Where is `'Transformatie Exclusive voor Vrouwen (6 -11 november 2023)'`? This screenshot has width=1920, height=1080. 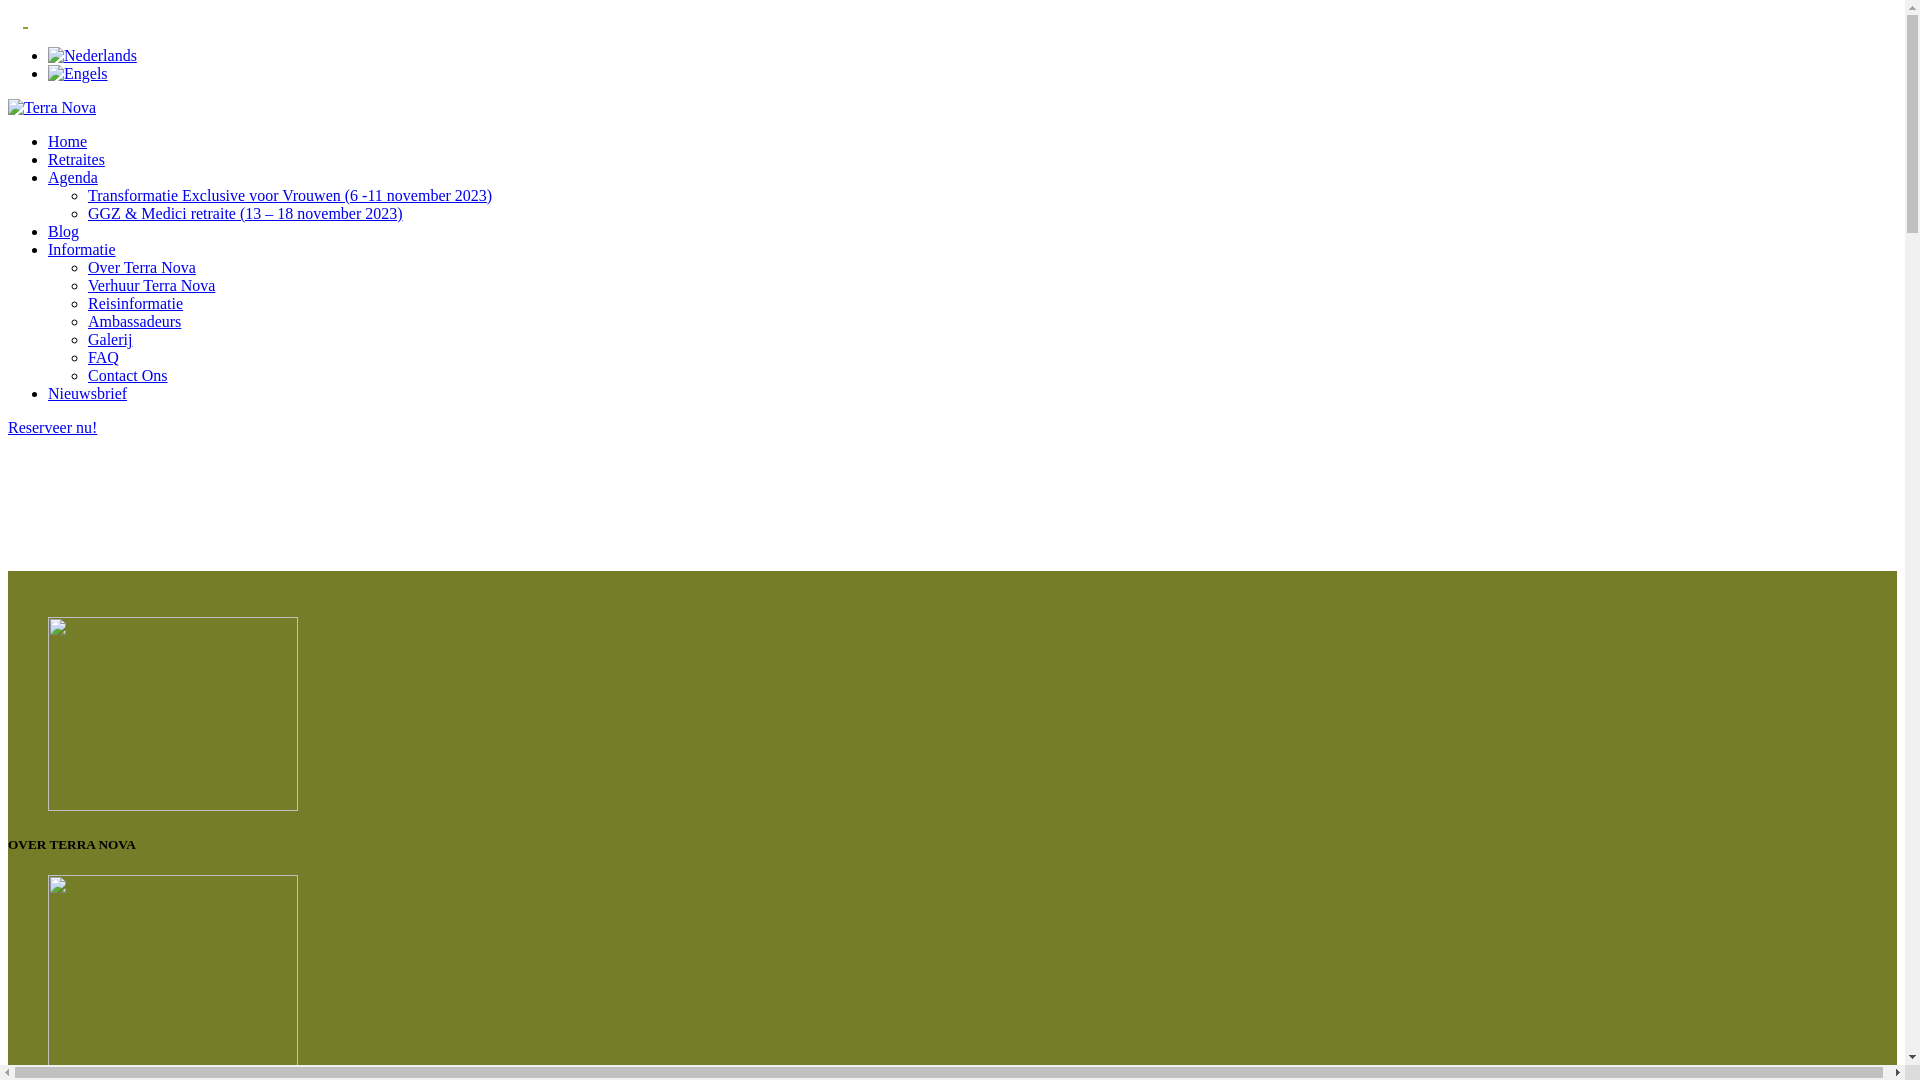 'Transformatie Exclusive voor Vrouwen (6 -11 november 2023)' is located at coordinates (288, 195).